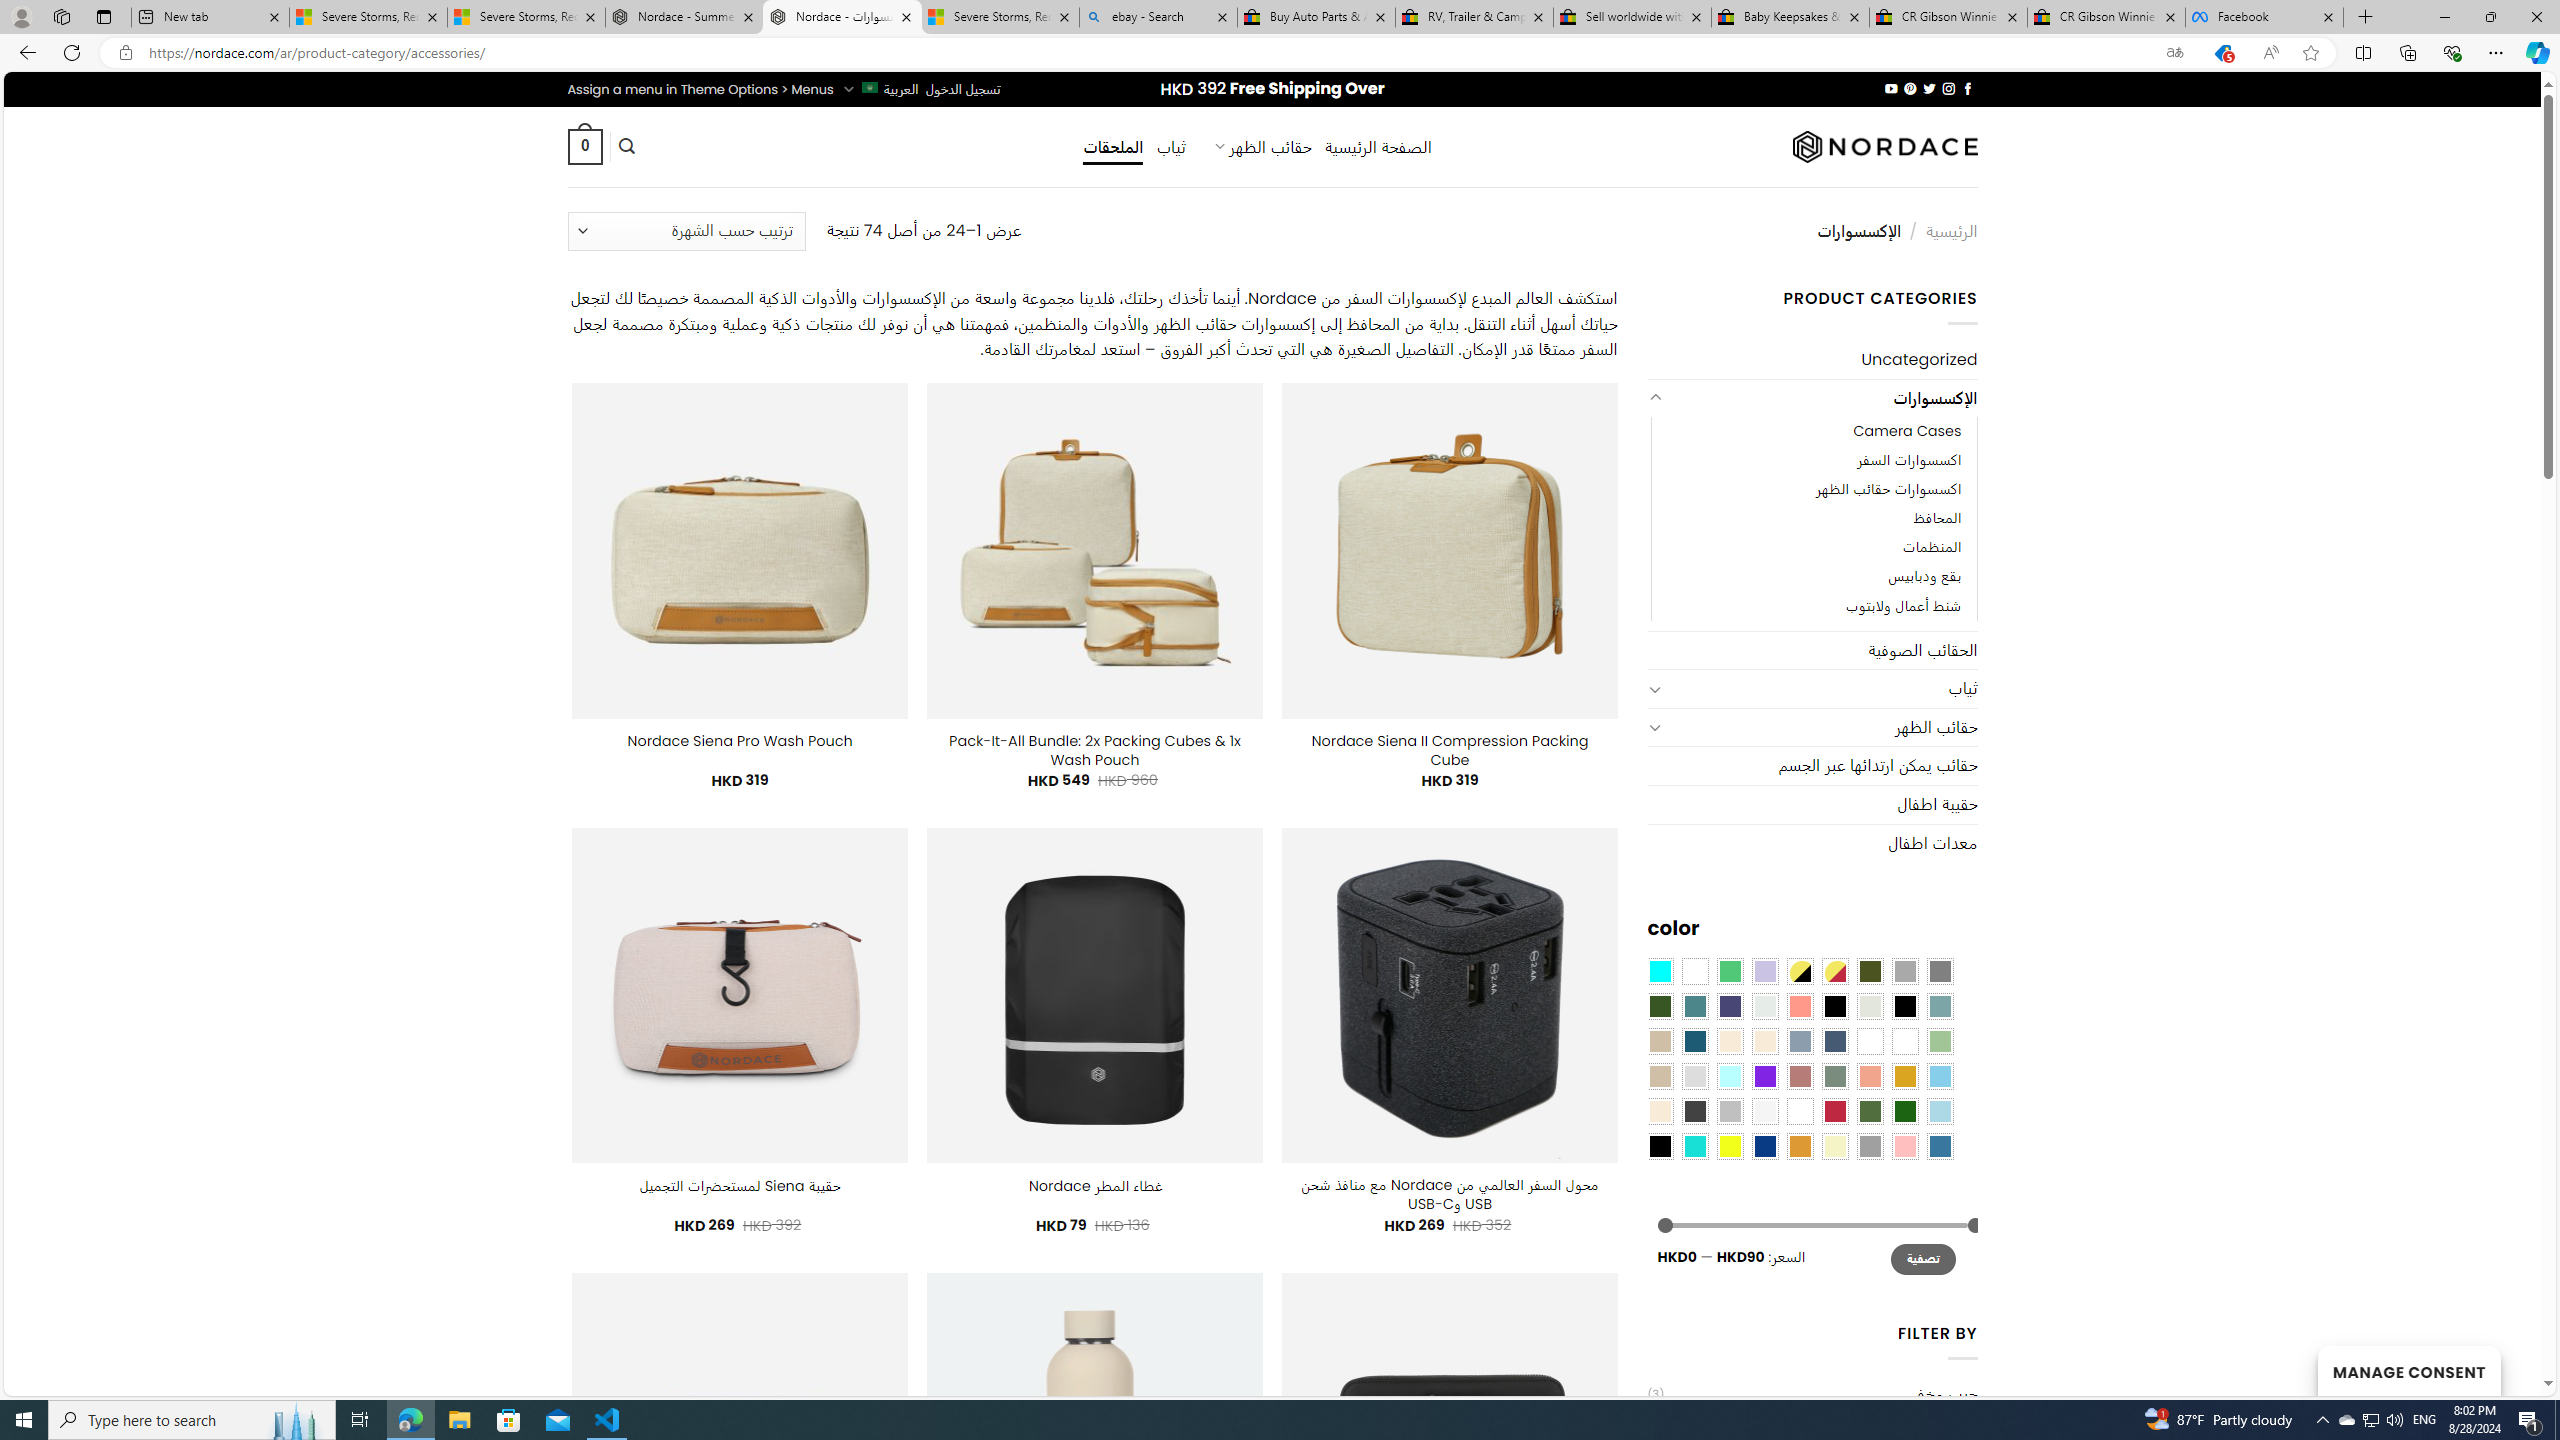 This screenshot has height=1440, width=2560. What do you see at coordinates (1948, 88) in the screenshot?
I see `'Follow on Instagram'` at bounding box center [1948, 88].